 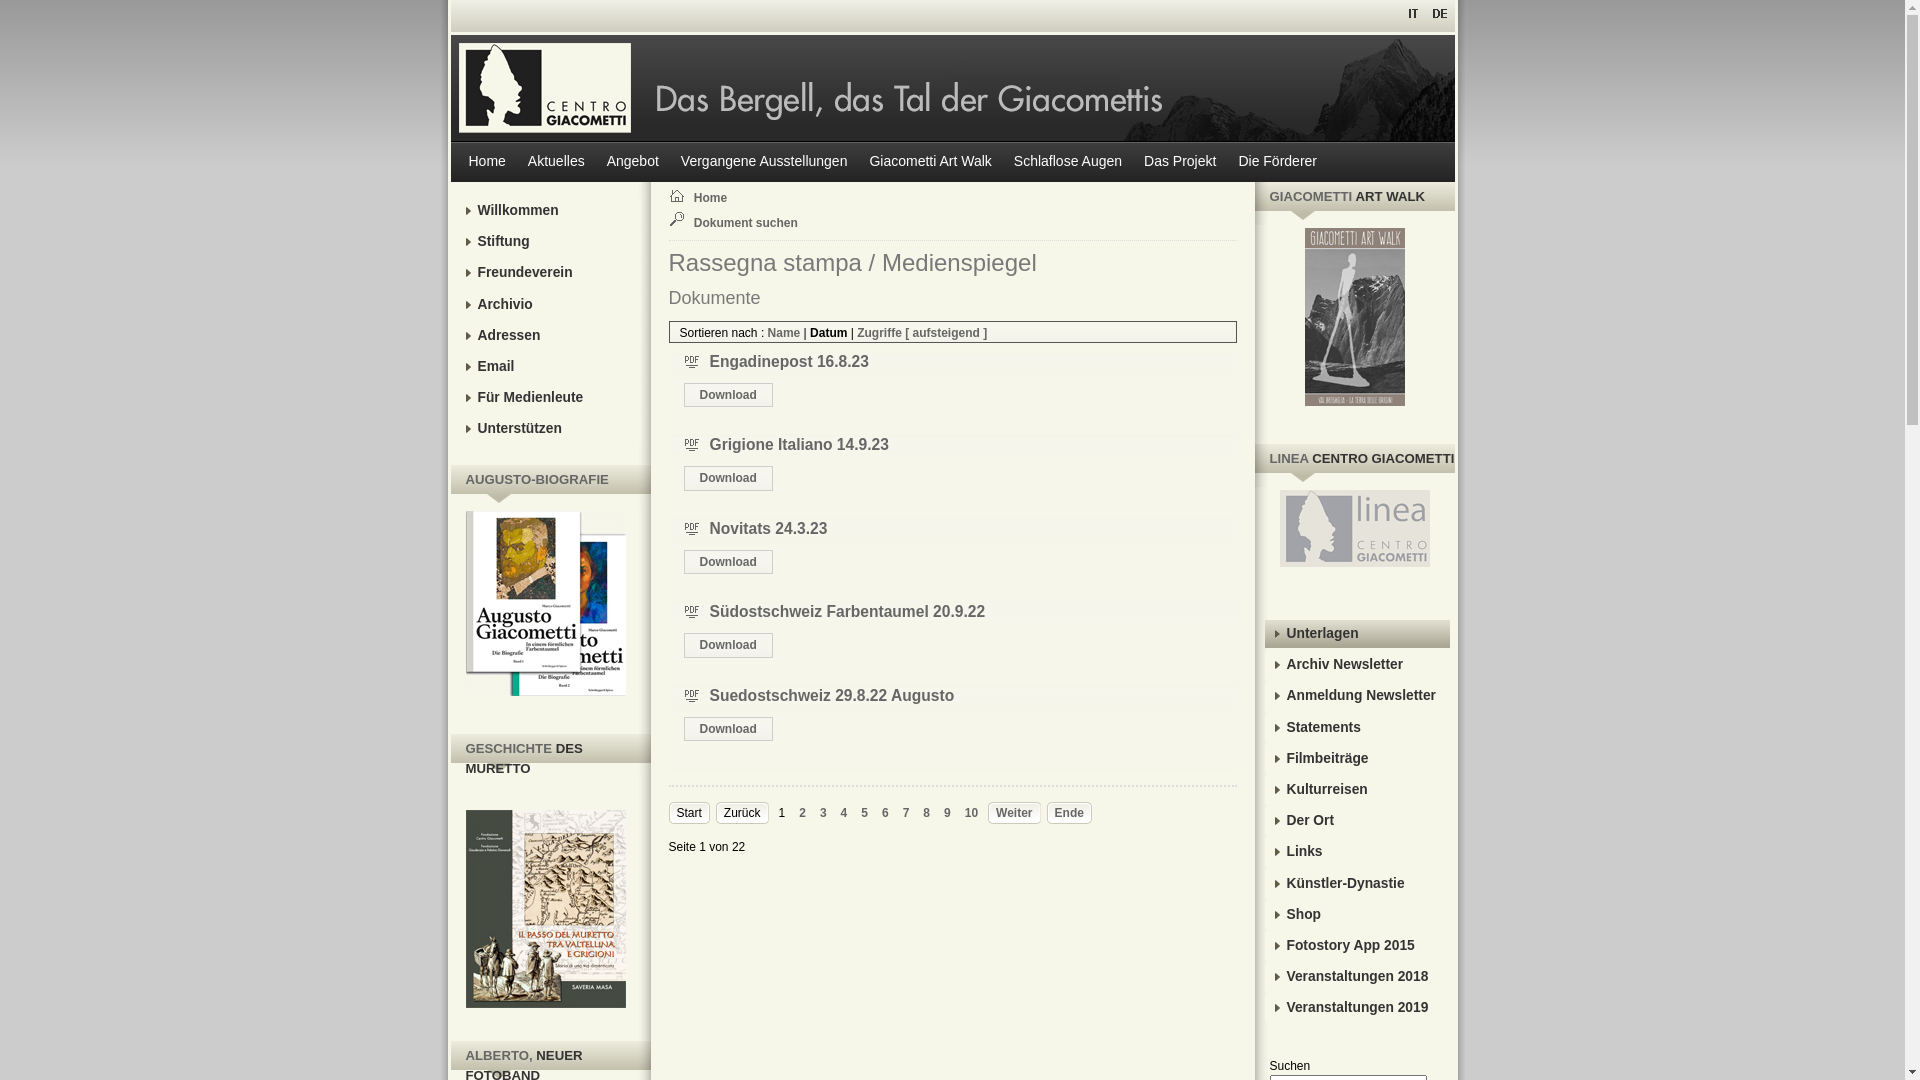 I want to click on 'Das Projekt', so click(x=1180, y=160).